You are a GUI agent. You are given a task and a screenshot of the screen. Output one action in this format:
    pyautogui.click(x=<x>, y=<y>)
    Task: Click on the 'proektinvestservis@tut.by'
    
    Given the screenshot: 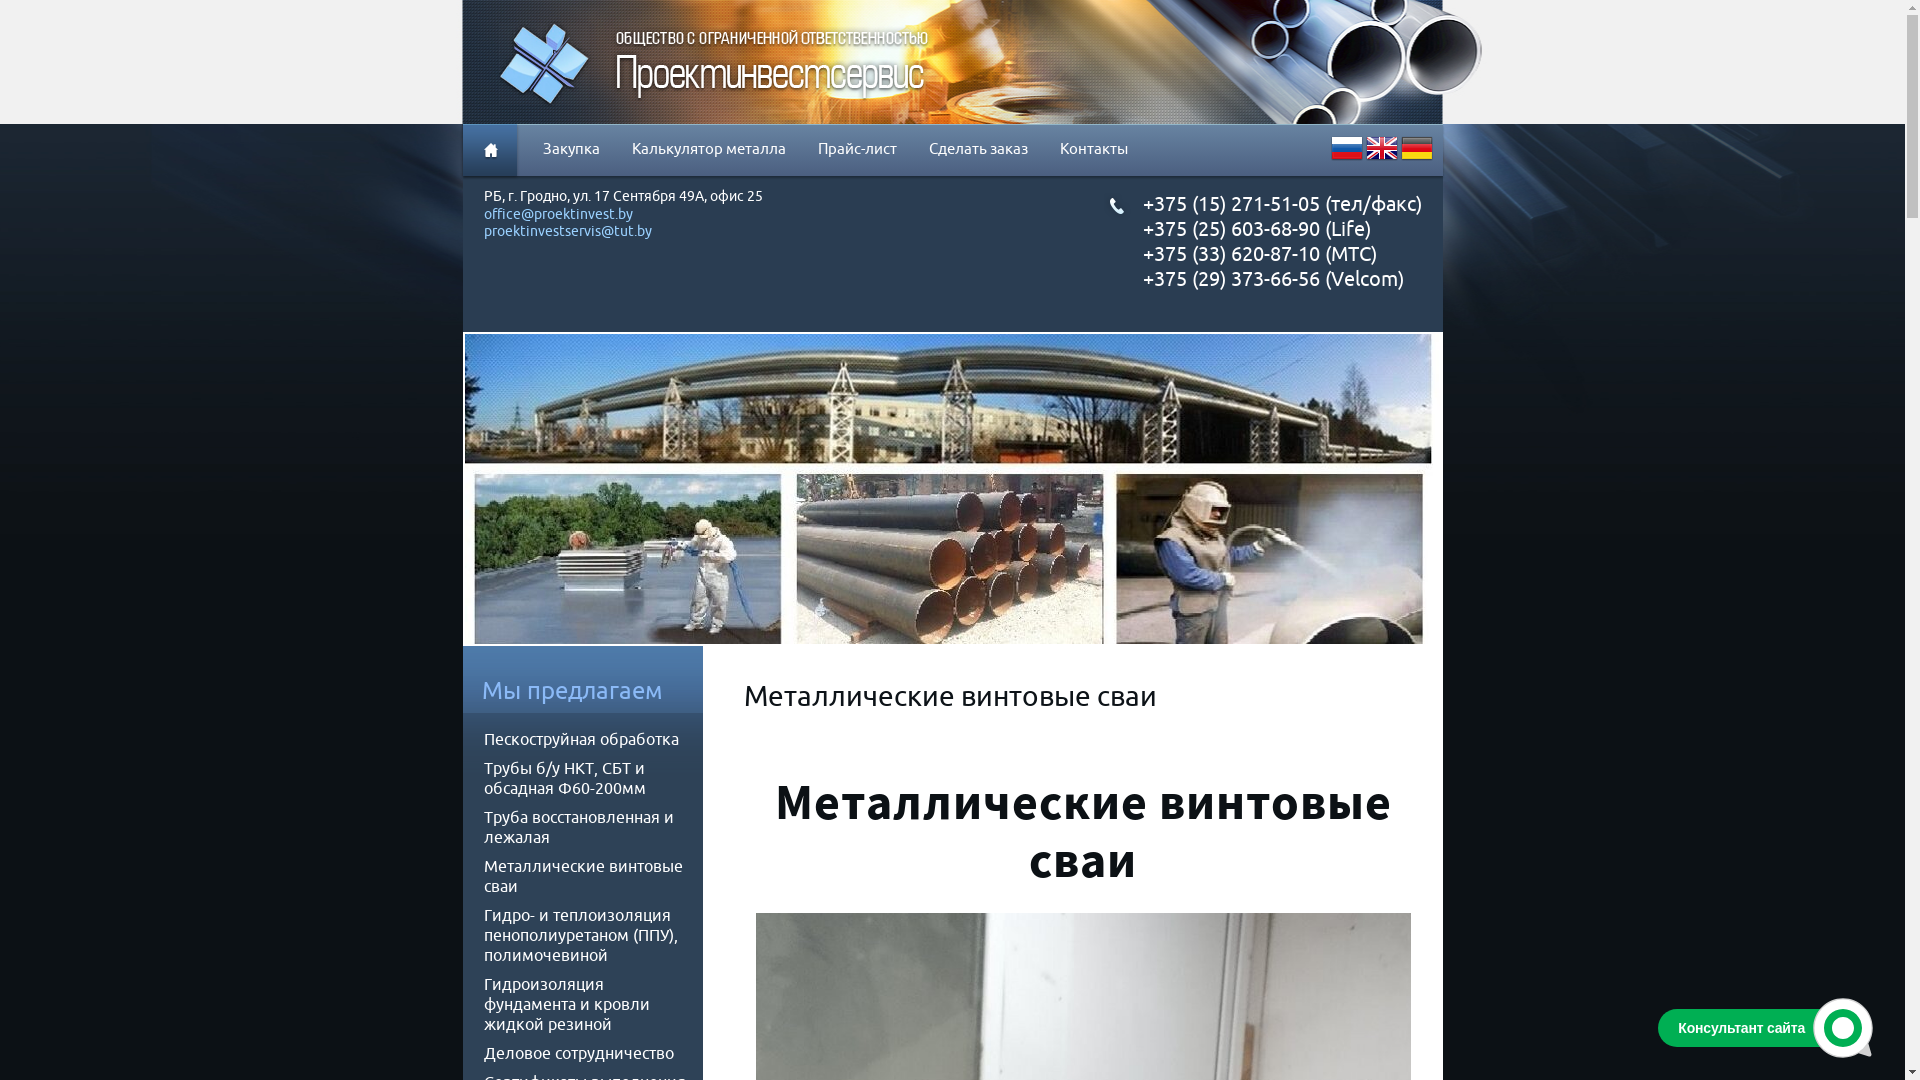 What is the action you would take?
    pyautogui.click(x=566, y=230)
    